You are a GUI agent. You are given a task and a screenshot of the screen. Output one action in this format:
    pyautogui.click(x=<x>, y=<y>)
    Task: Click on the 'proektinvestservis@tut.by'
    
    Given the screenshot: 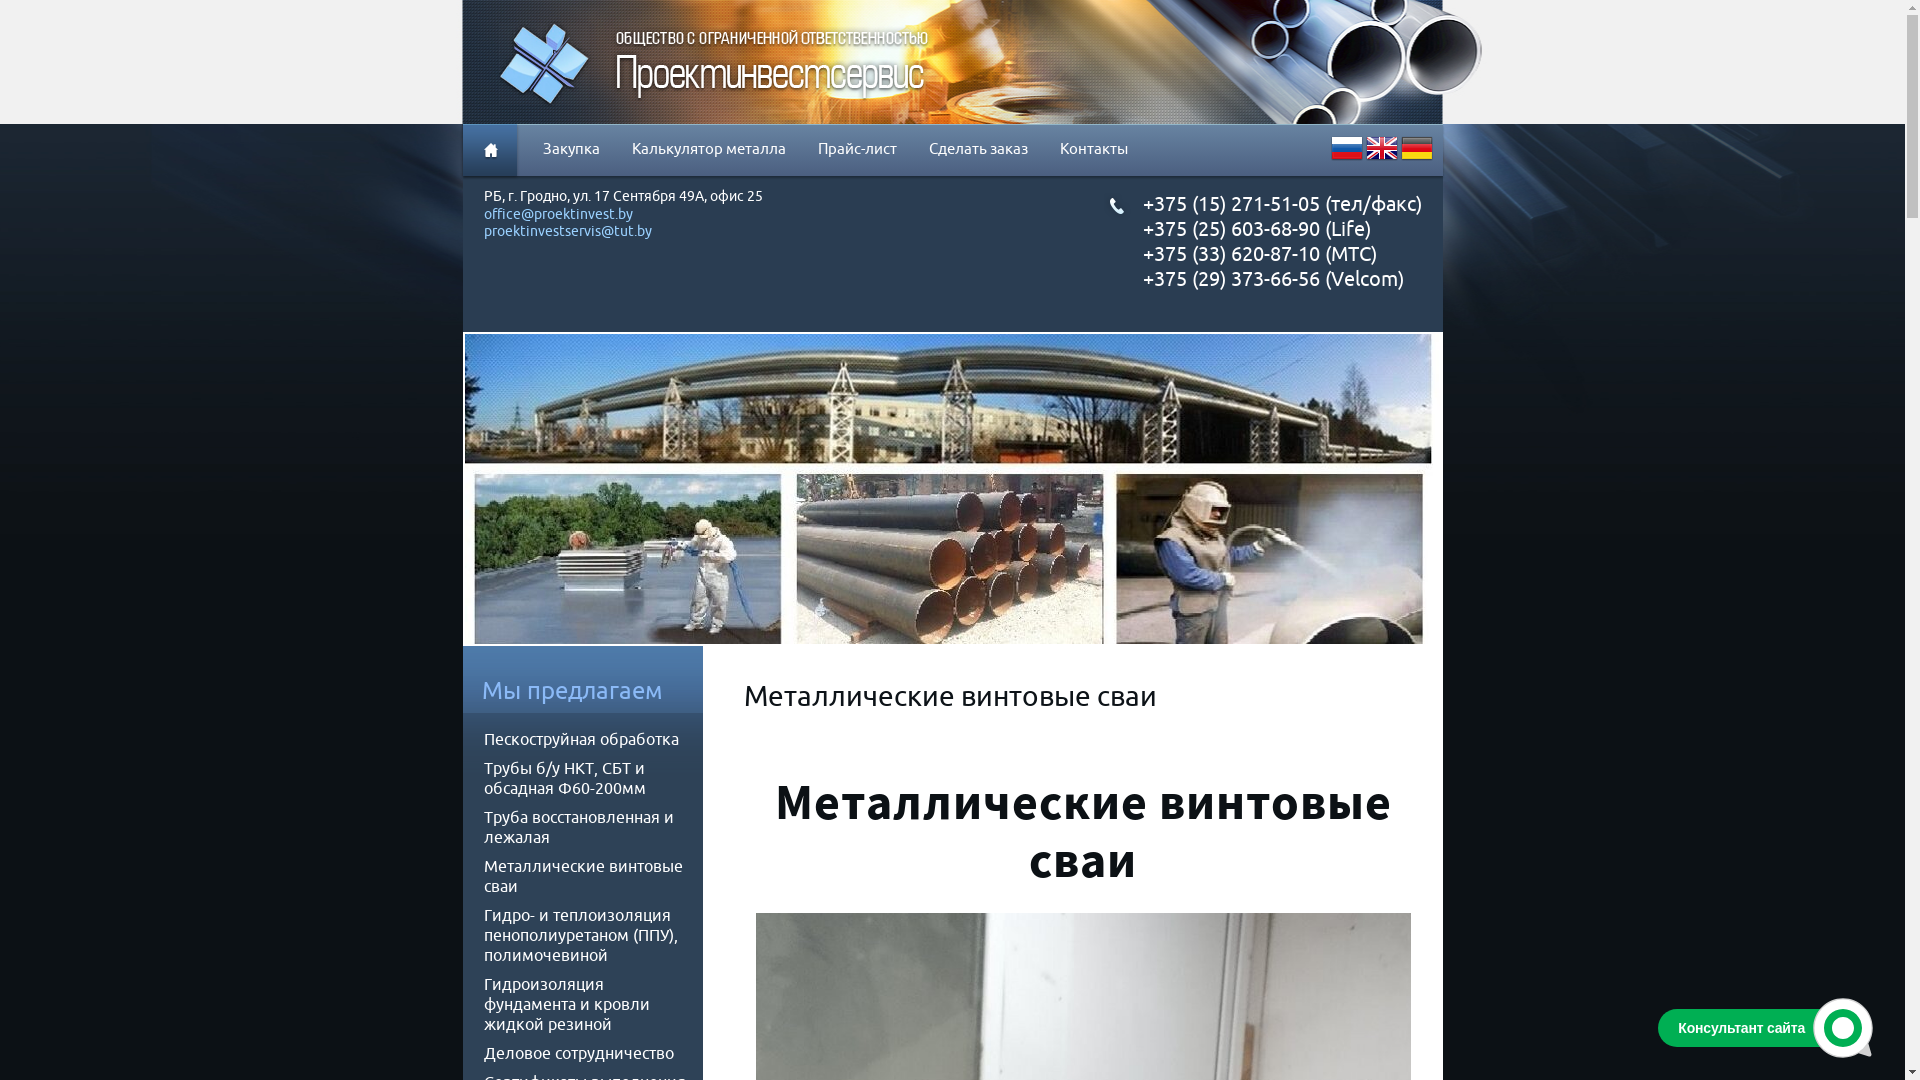 What is the action you would take?
    pyautogui.click(x=566, y=230)
    